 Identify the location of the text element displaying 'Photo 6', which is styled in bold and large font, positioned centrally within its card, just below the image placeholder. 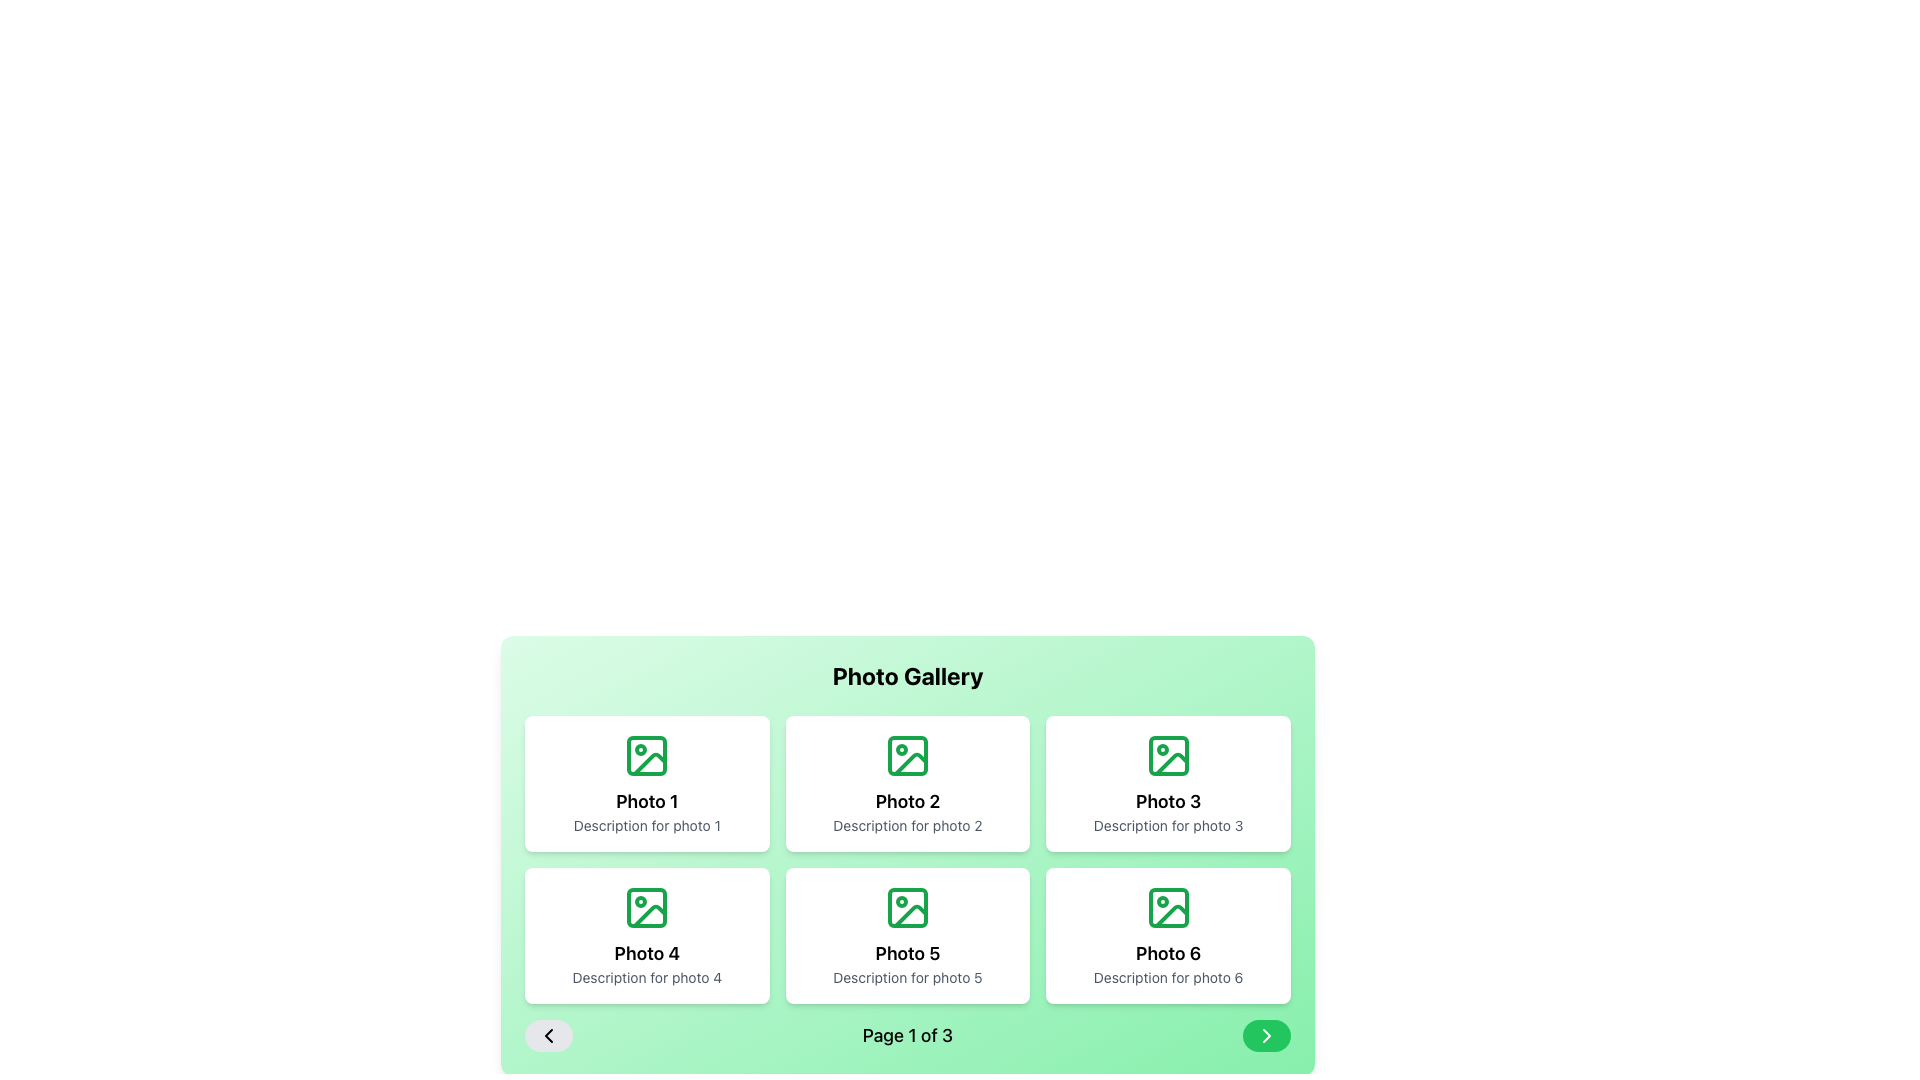
(1168, 952).